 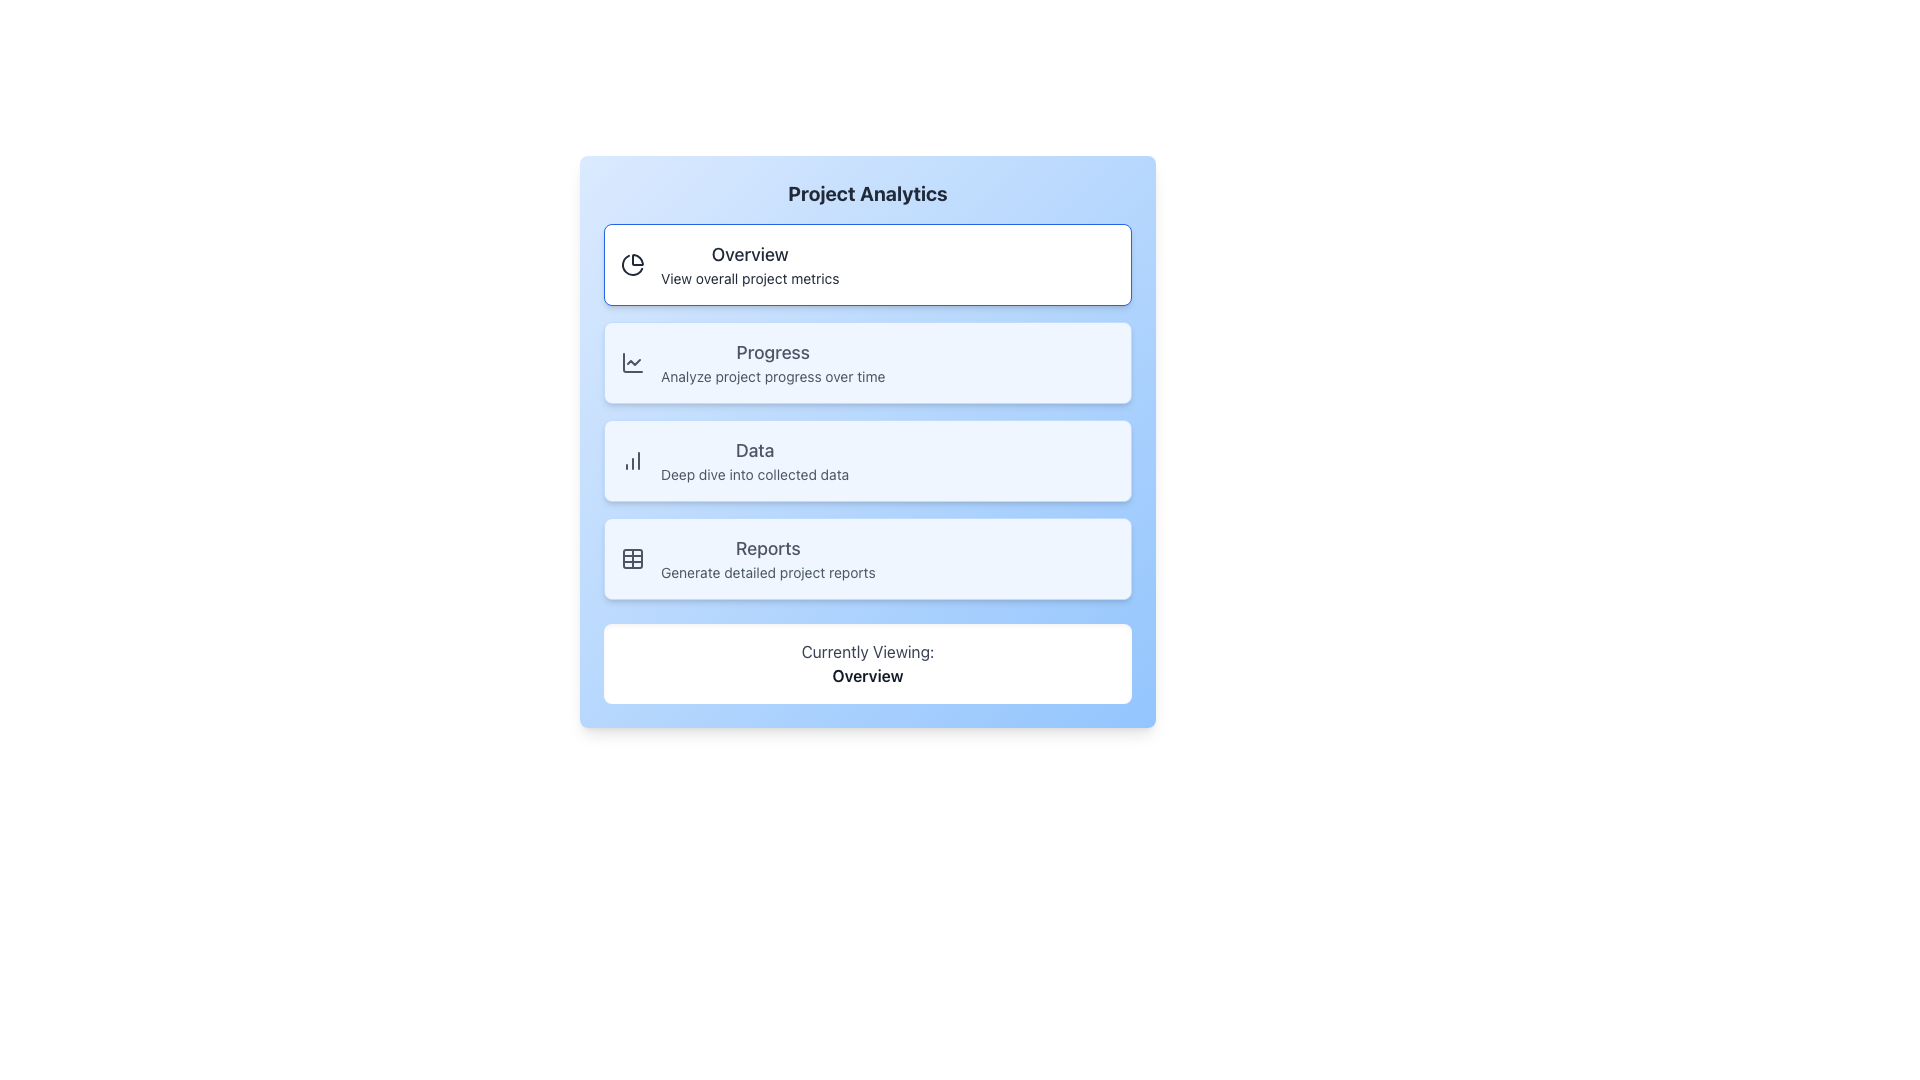 What do you see at coordinates (754, 451) in the screenshot?
I see `text label 'Data' which is styled with a larger font size and bold emphasis, located in the third option block of the navigation menu under 'Project Analytics'` at bounding box center [754, 451].